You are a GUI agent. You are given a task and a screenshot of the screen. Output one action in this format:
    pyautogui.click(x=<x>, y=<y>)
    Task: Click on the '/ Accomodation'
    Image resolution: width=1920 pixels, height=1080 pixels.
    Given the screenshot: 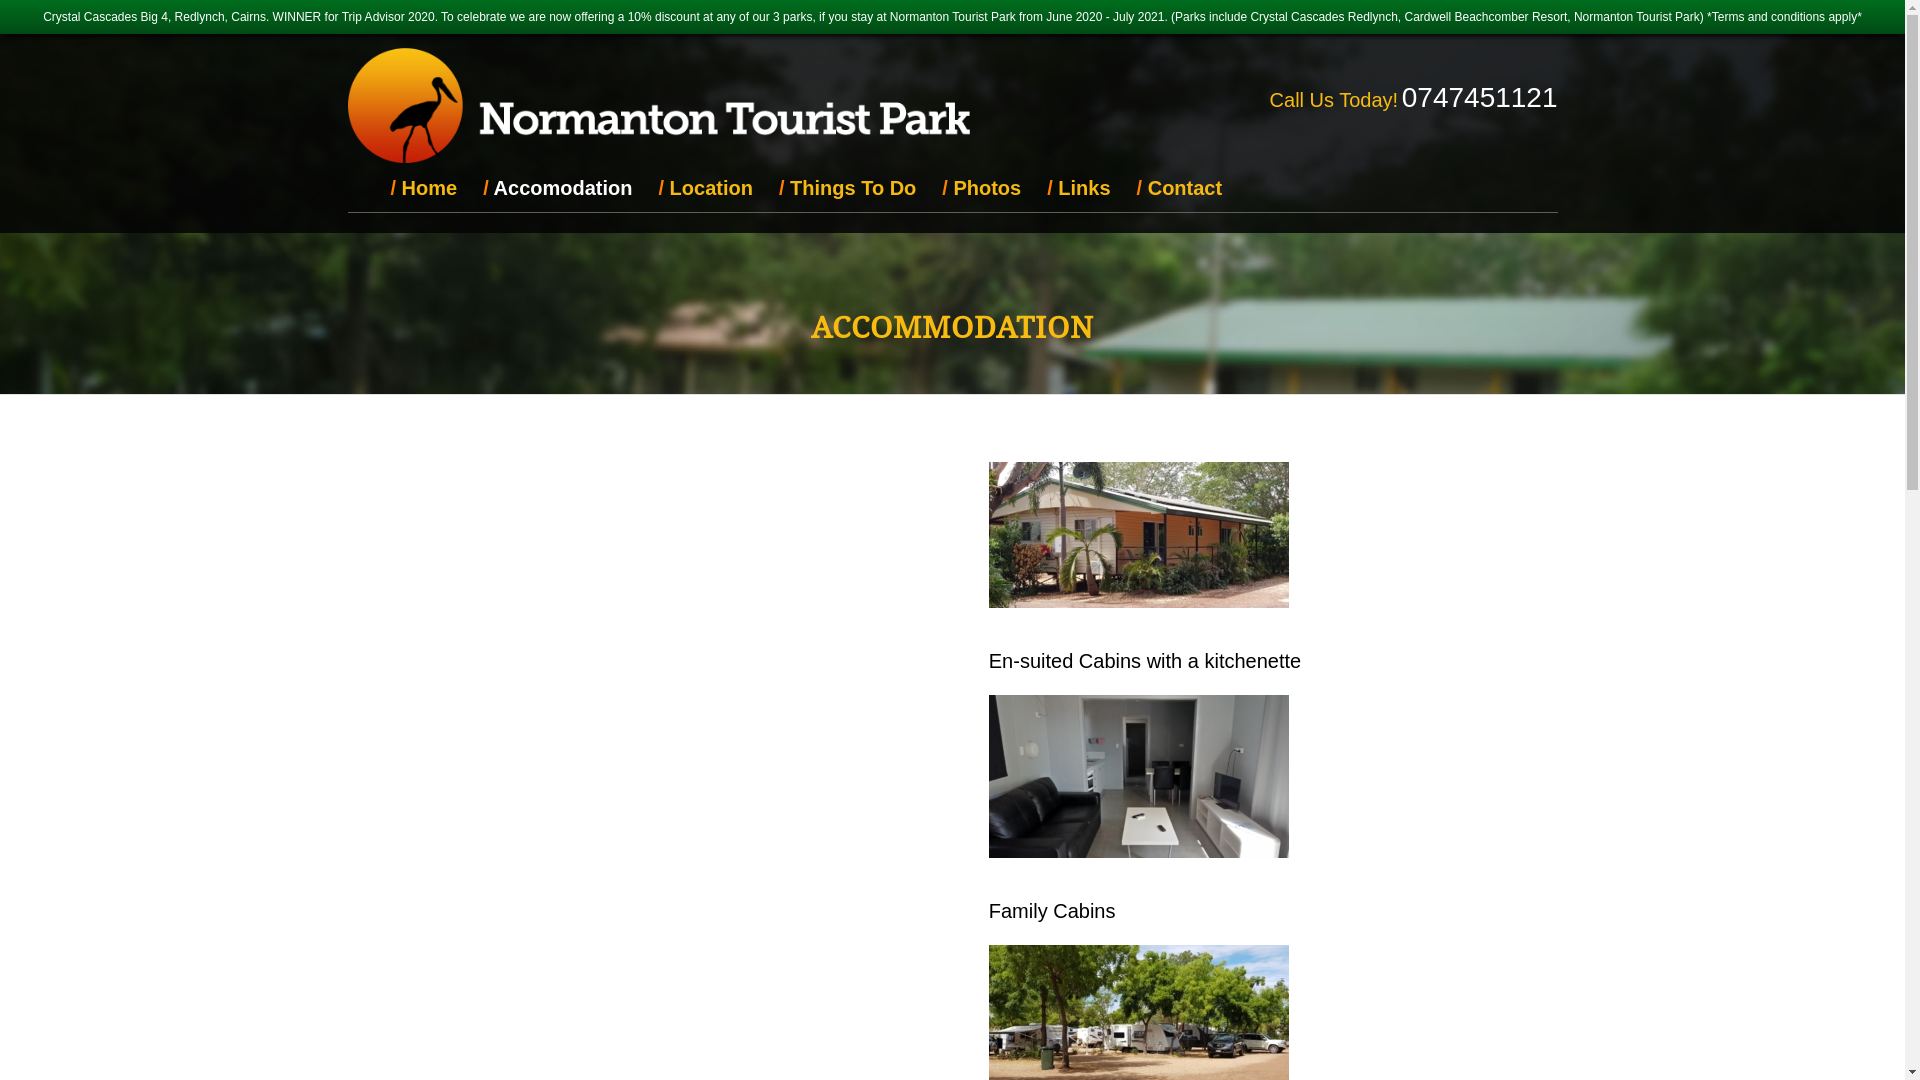 What is the action you would take?
    pyautogui.click(x=469, y=188)
    